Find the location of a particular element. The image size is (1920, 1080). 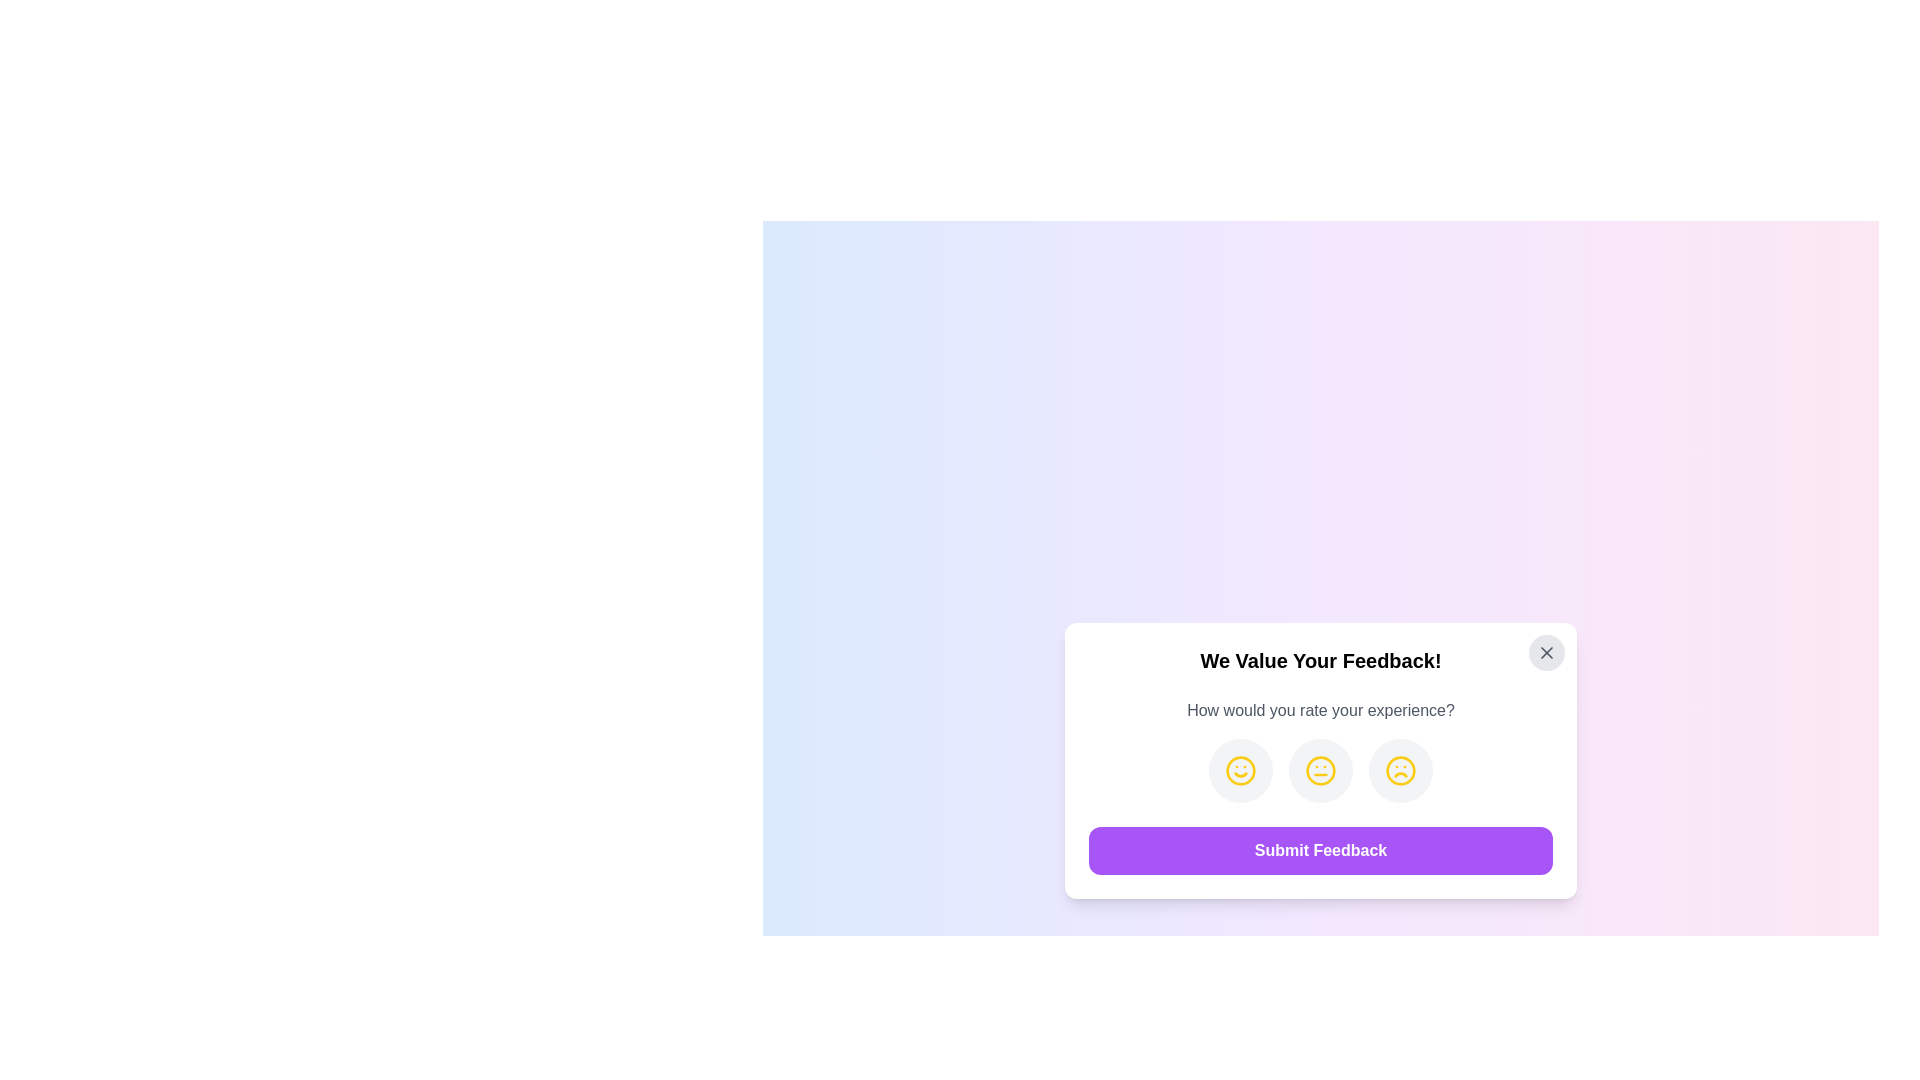

the neutral feedback rating icon is located at coordinates (1320, 770).